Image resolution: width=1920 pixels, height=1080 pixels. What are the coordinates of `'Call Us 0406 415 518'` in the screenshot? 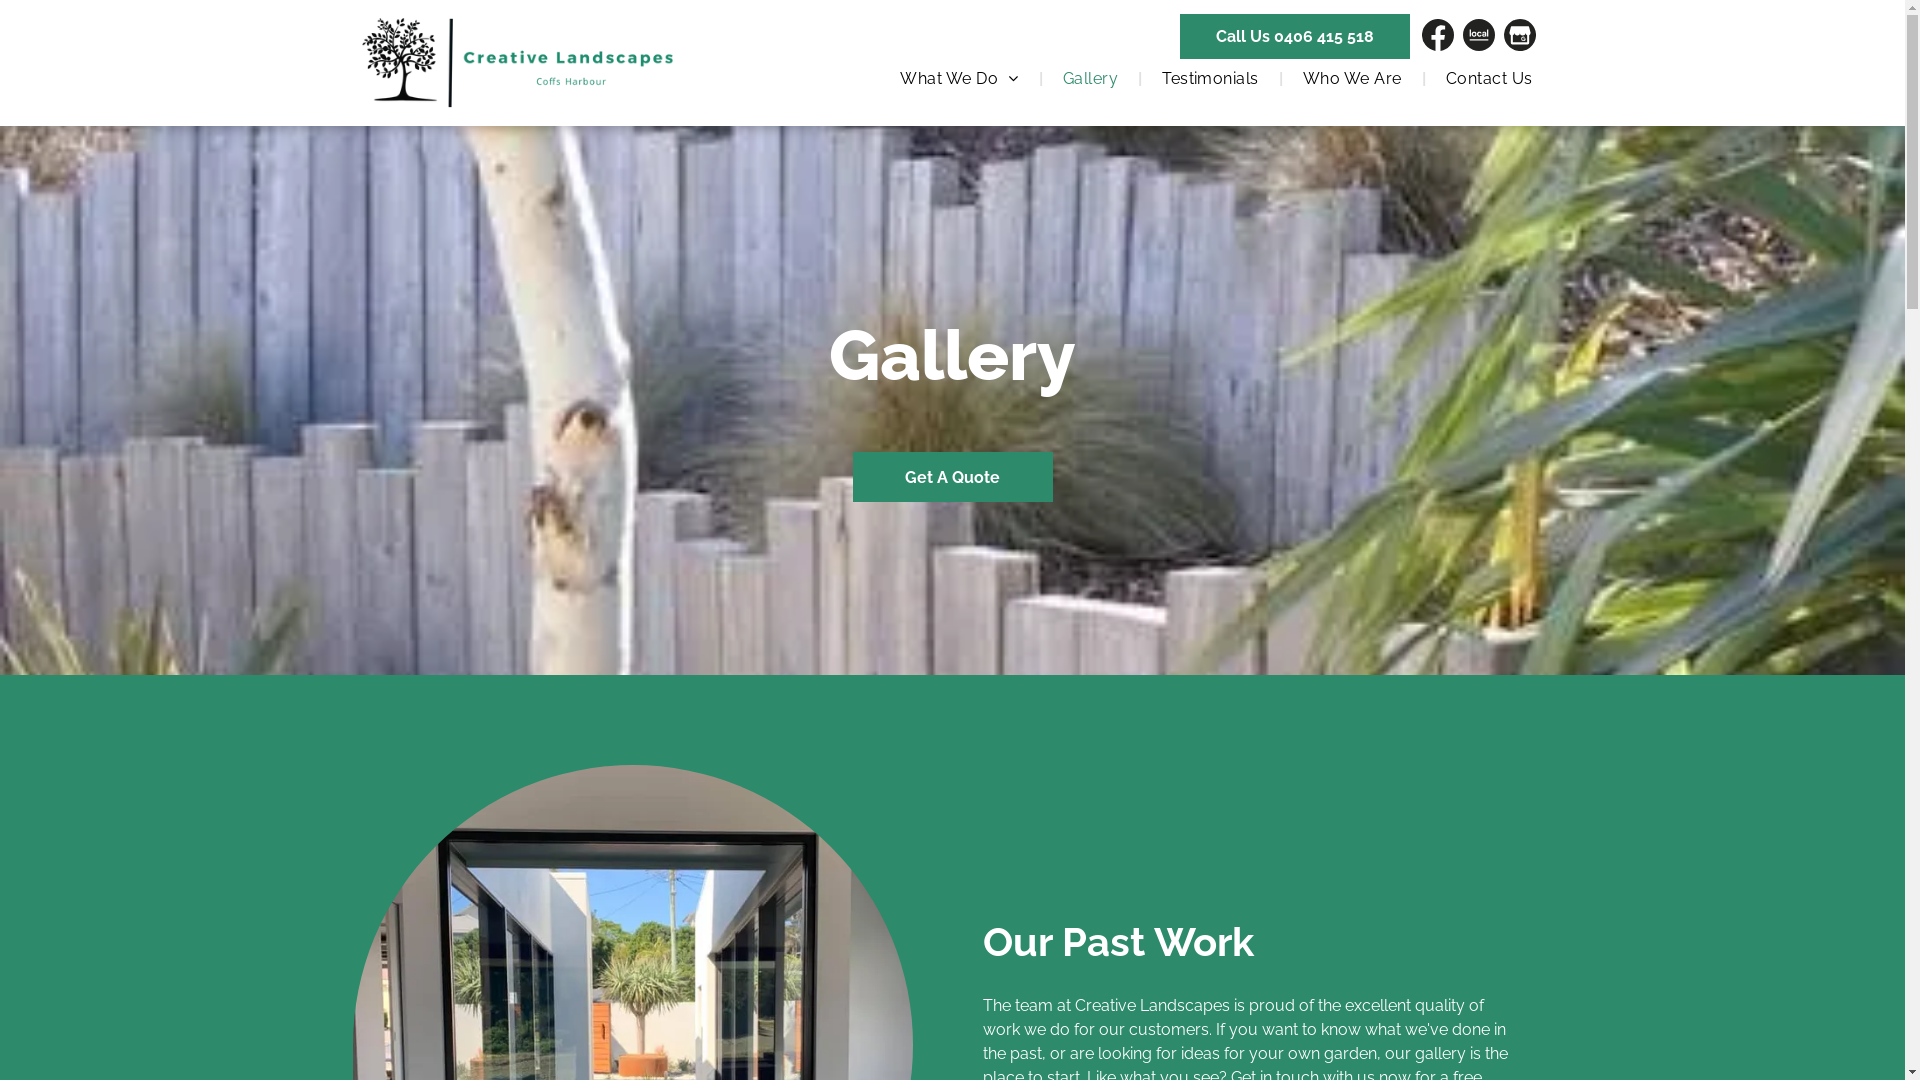 It's located at (1295, 36).